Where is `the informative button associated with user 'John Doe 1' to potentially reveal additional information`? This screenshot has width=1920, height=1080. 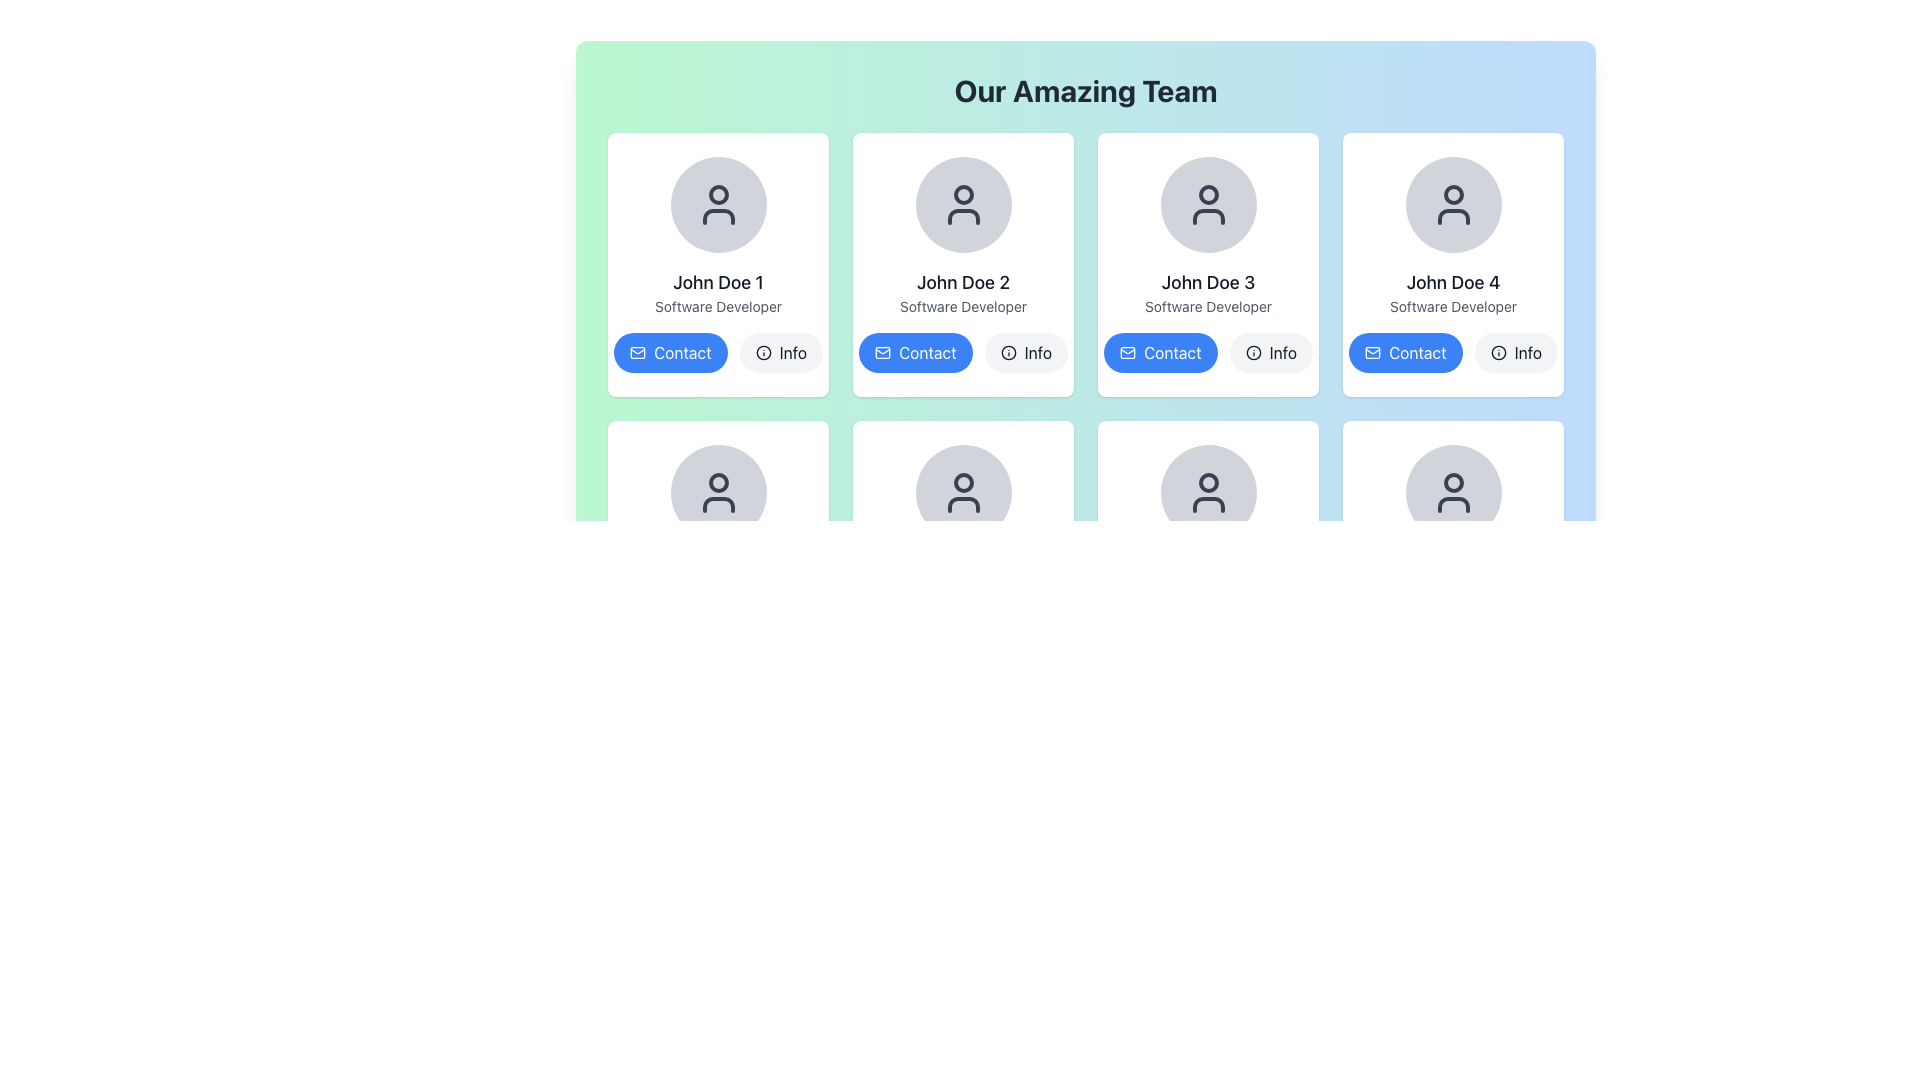 the informative button associated with user 'John Doe 1' to potentially reveal additional information is located at coordinates (780, 352).